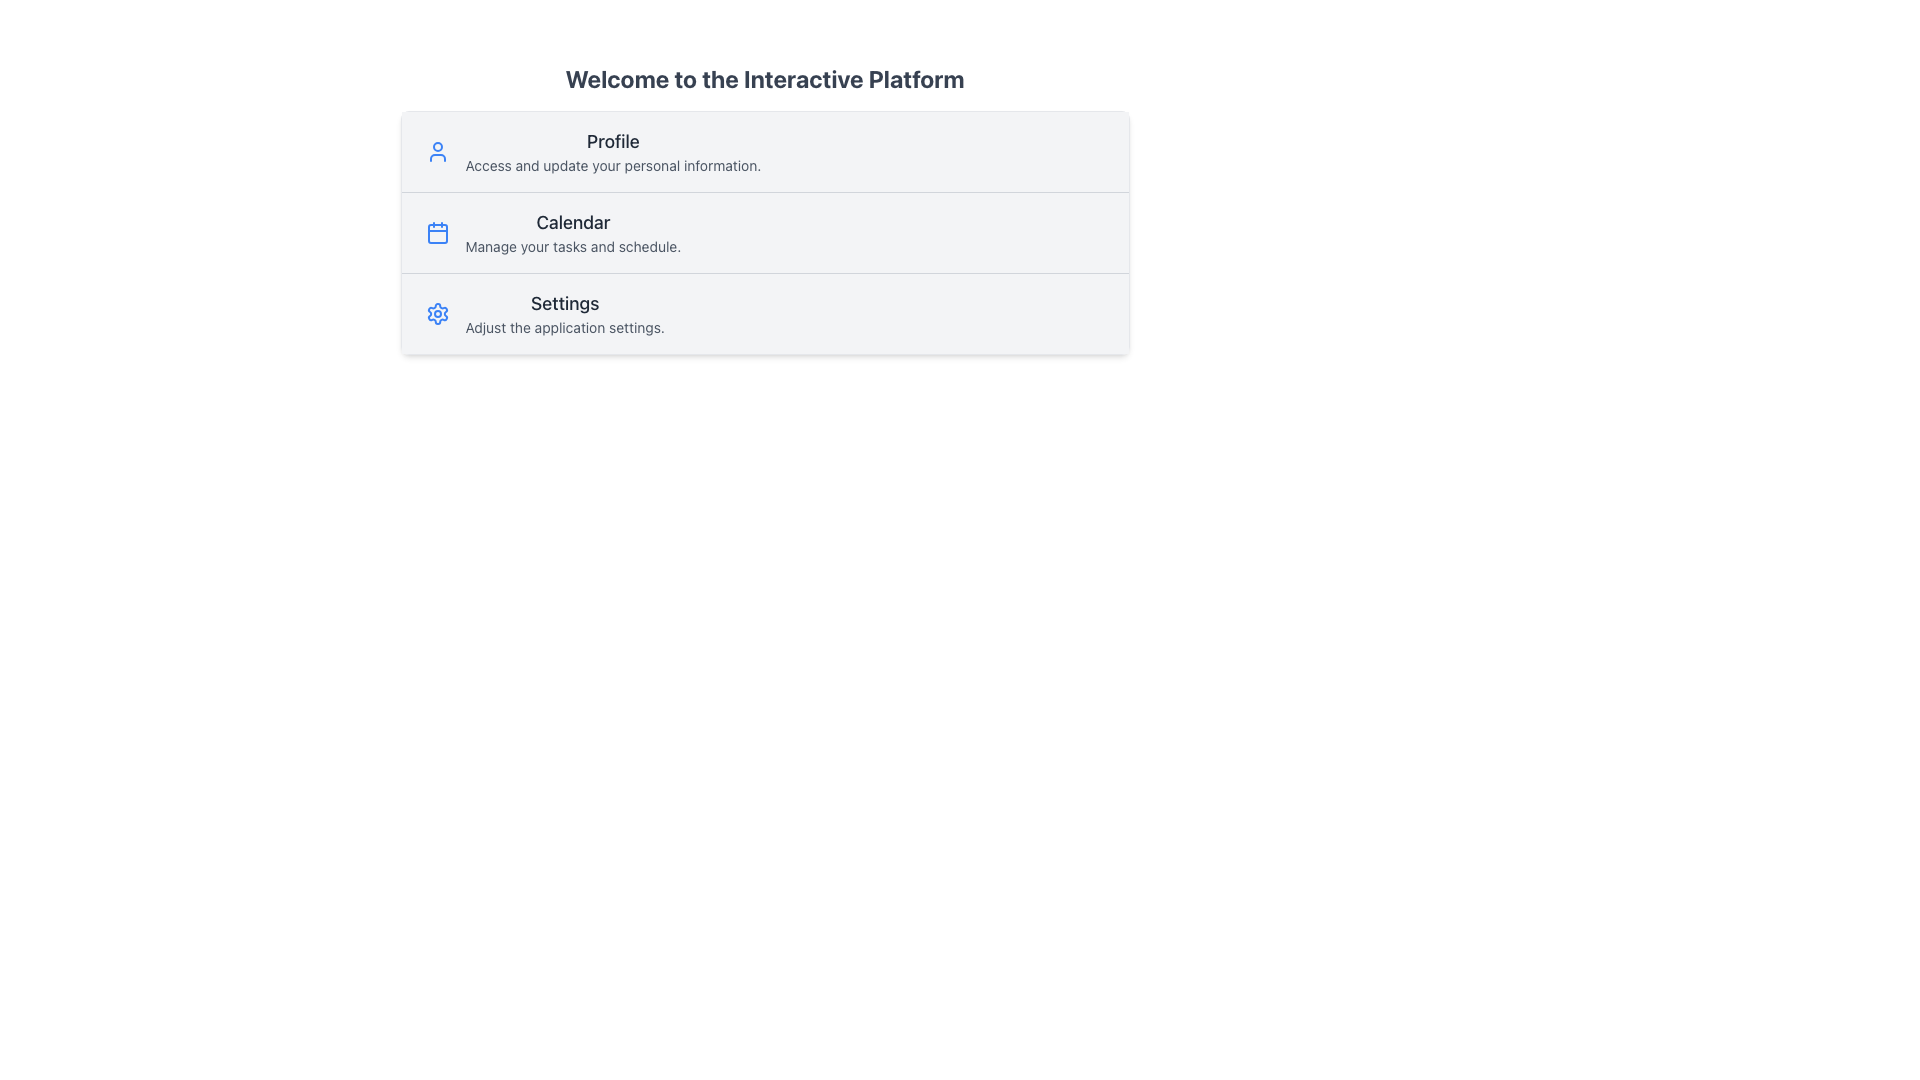 This screenshot has height=1080, width=1920. I want to click on the 'Calendar' text block element for navigation purposes, so click(572, 231).